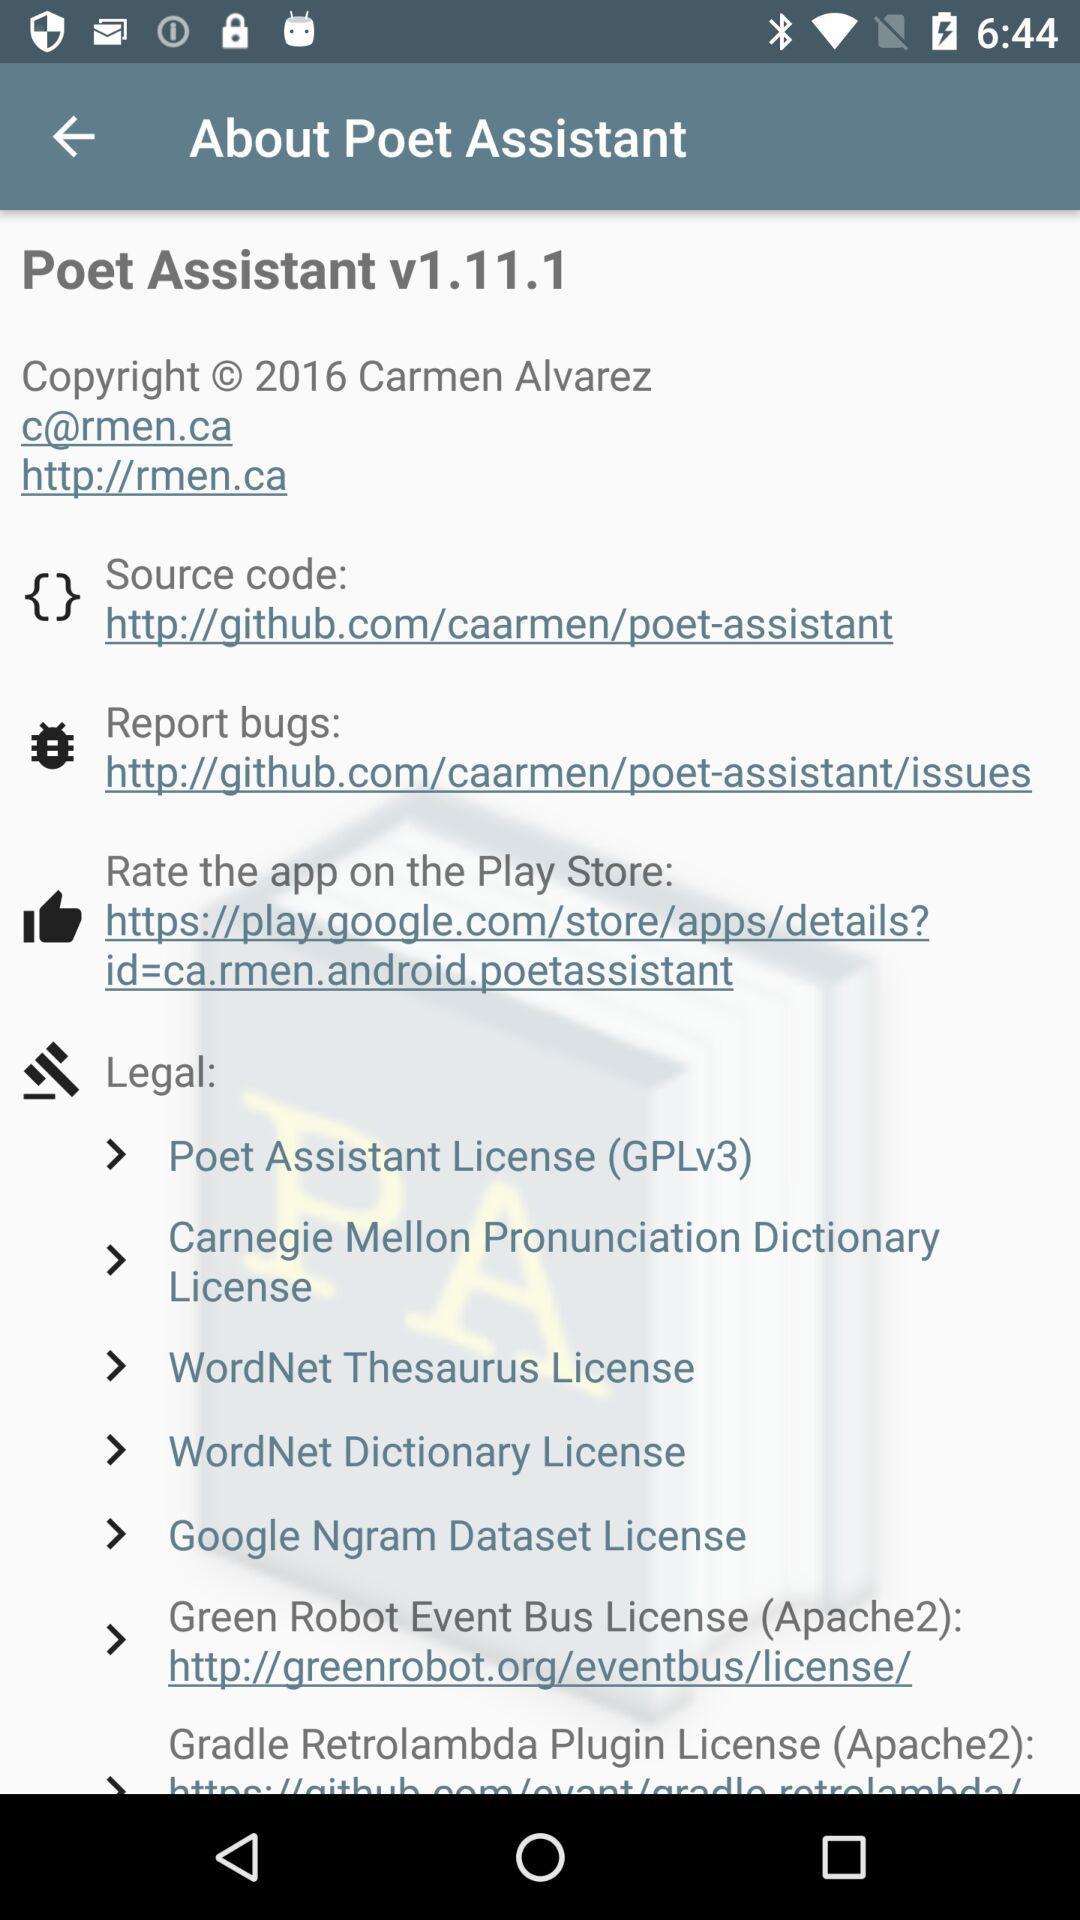  What do you see at coordinates (457, 595) in the screenshot?
I see `icon below copyright 2016 carmen icon` at bounding box center [457, 595].